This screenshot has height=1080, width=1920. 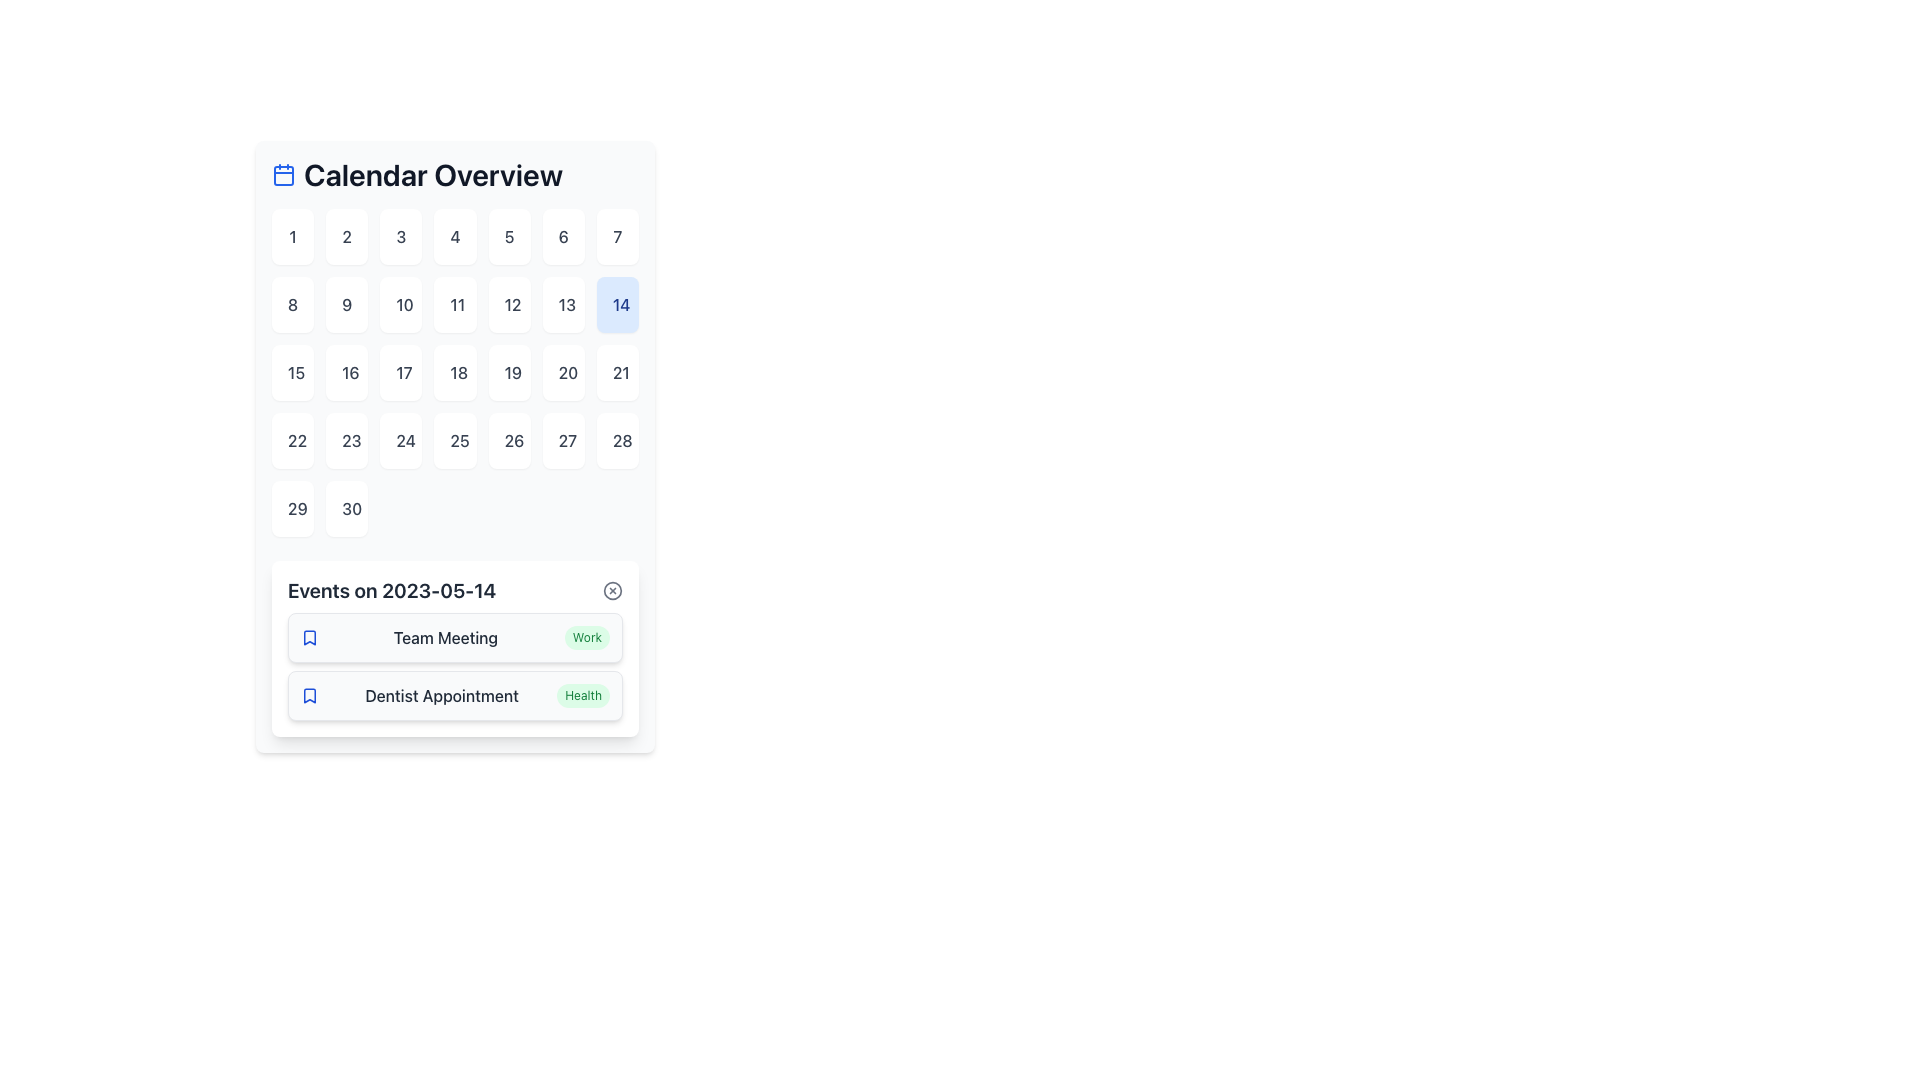 What do you see at coordinates (612, 589) in the screenshot?
I see `the circular gray button with a cross inside, located to the right of the text 'Events on 2023-05-14', to observe the state change or tooltip` at bounding box center [612, 589].